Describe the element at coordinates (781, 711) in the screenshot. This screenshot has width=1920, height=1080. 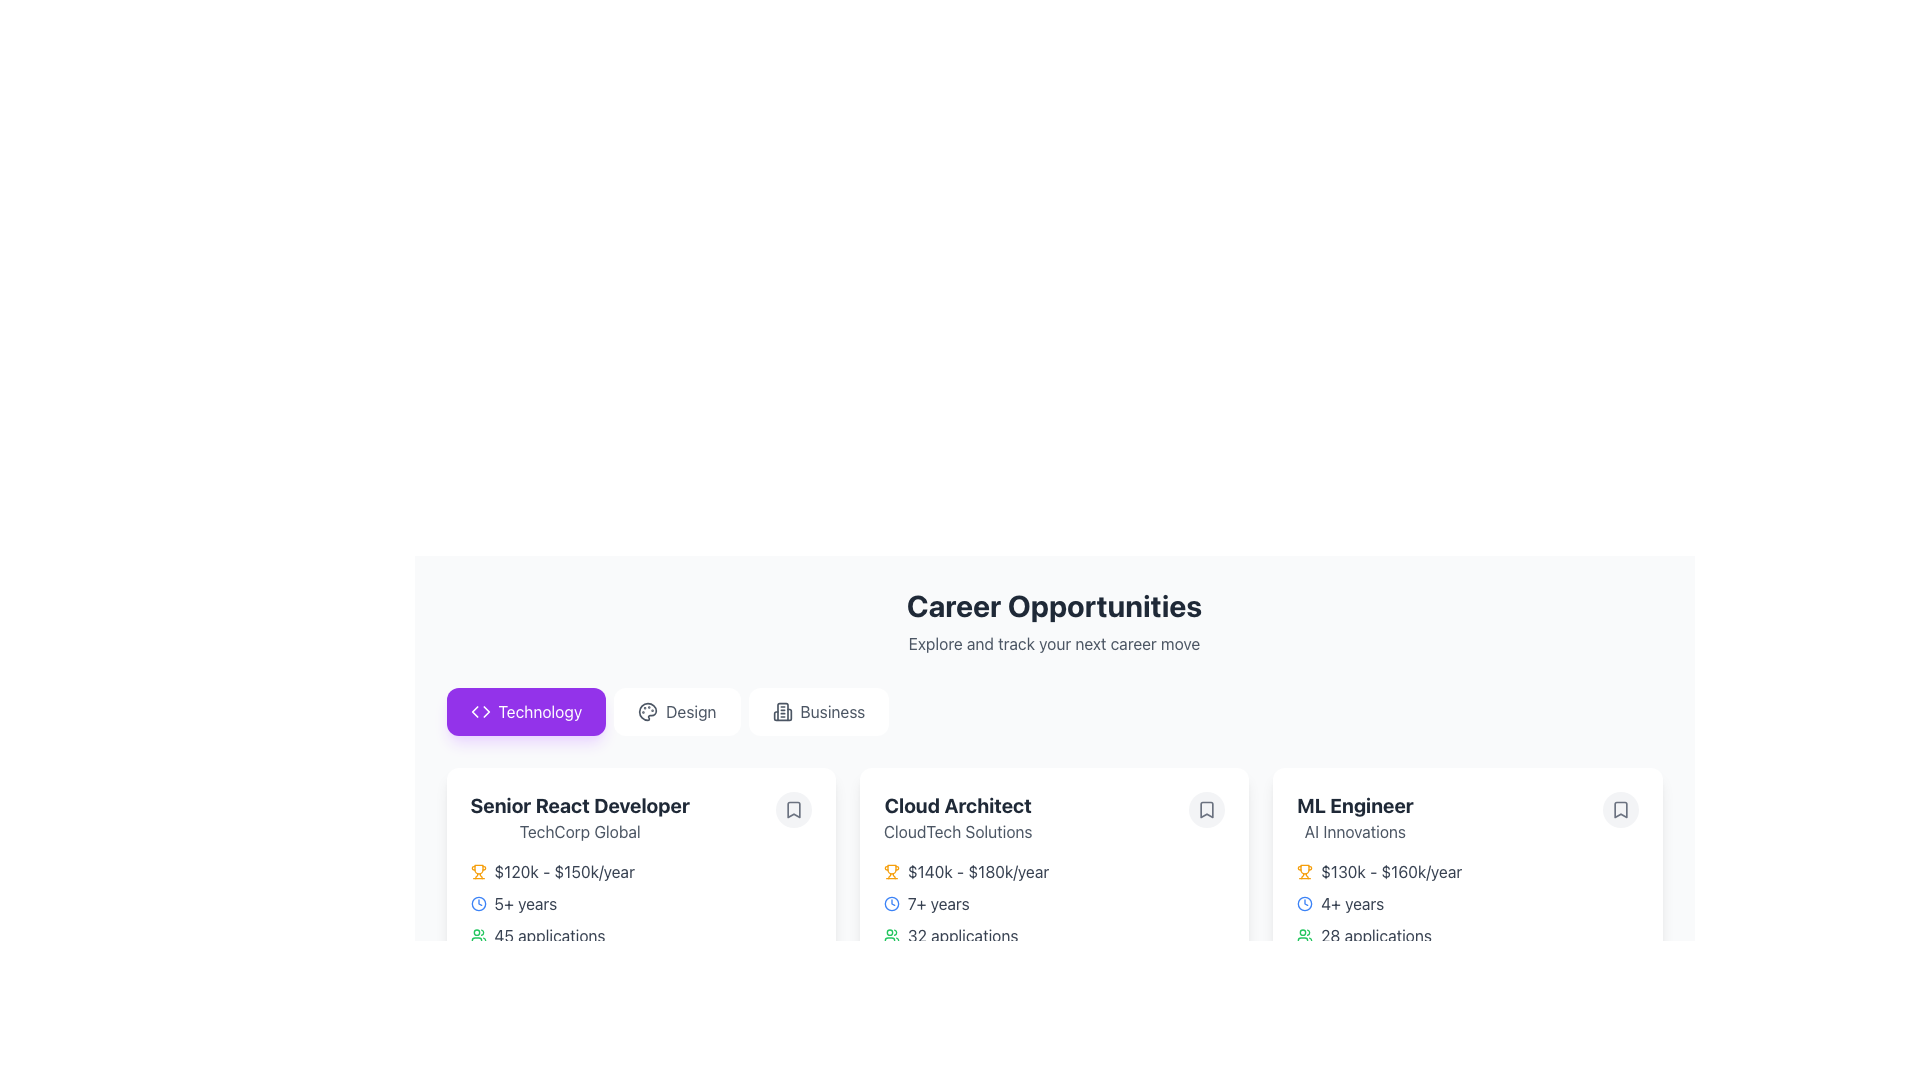
I see `the building icon within the 'Business' group, located below the 'Career Opportunities' header` at that location.